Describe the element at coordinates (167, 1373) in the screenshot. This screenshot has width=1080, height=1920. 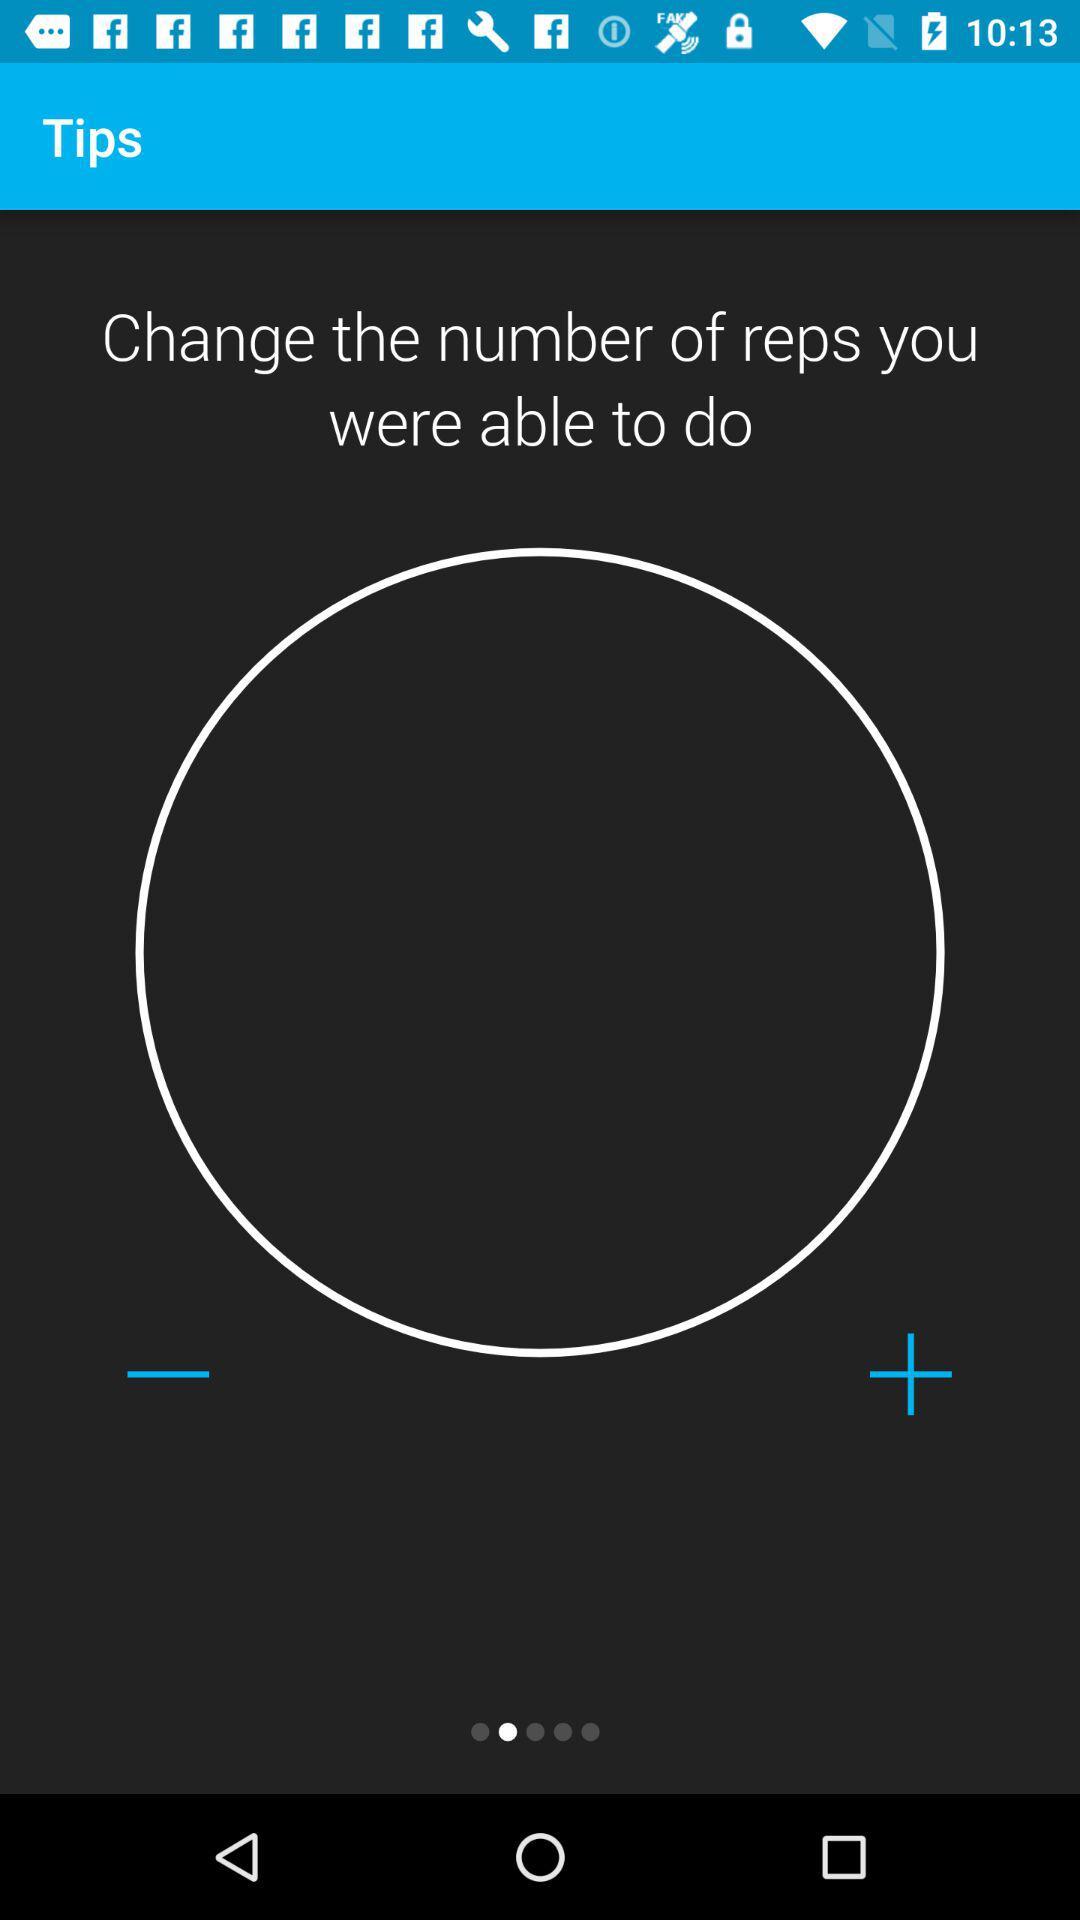
I see `the minus icon` at that location.